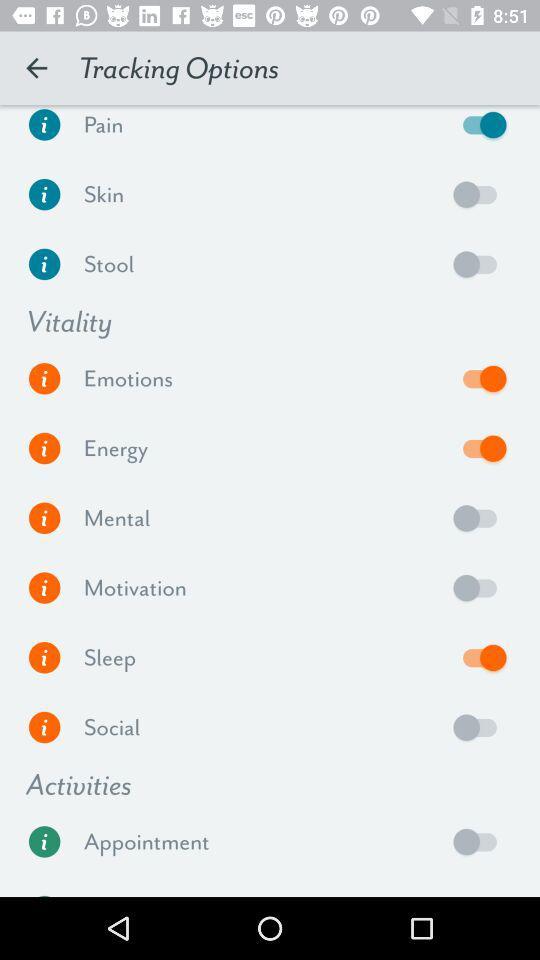 The height and width of the screenshot is (960, 540). Describe the element at coordinates (44, 840) in the screenshot. I see `get information about appointments and how to set them up` at that location.